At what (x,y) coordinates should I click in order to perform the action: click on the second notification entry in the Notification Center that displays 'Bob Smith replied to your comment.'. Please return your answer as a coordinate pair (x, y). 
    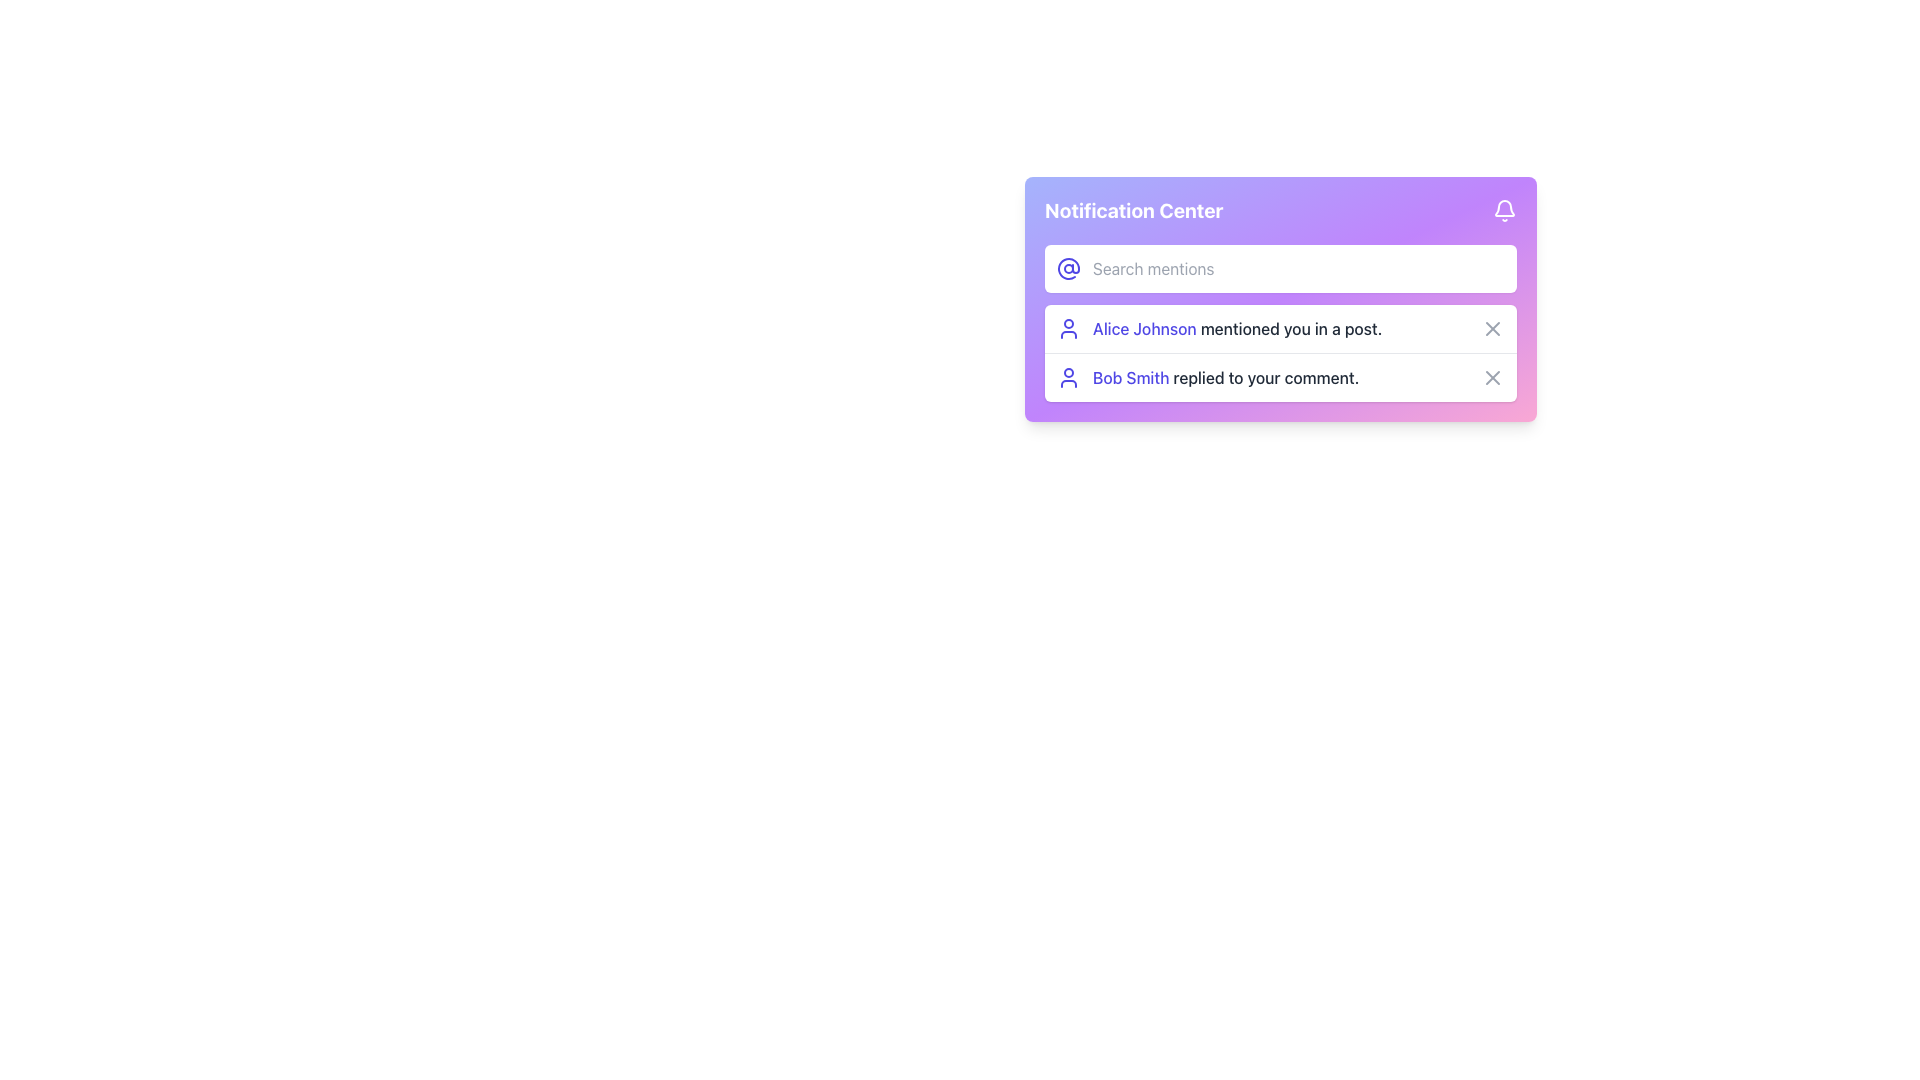
    Looking at the image, I should click on (1281, 377).